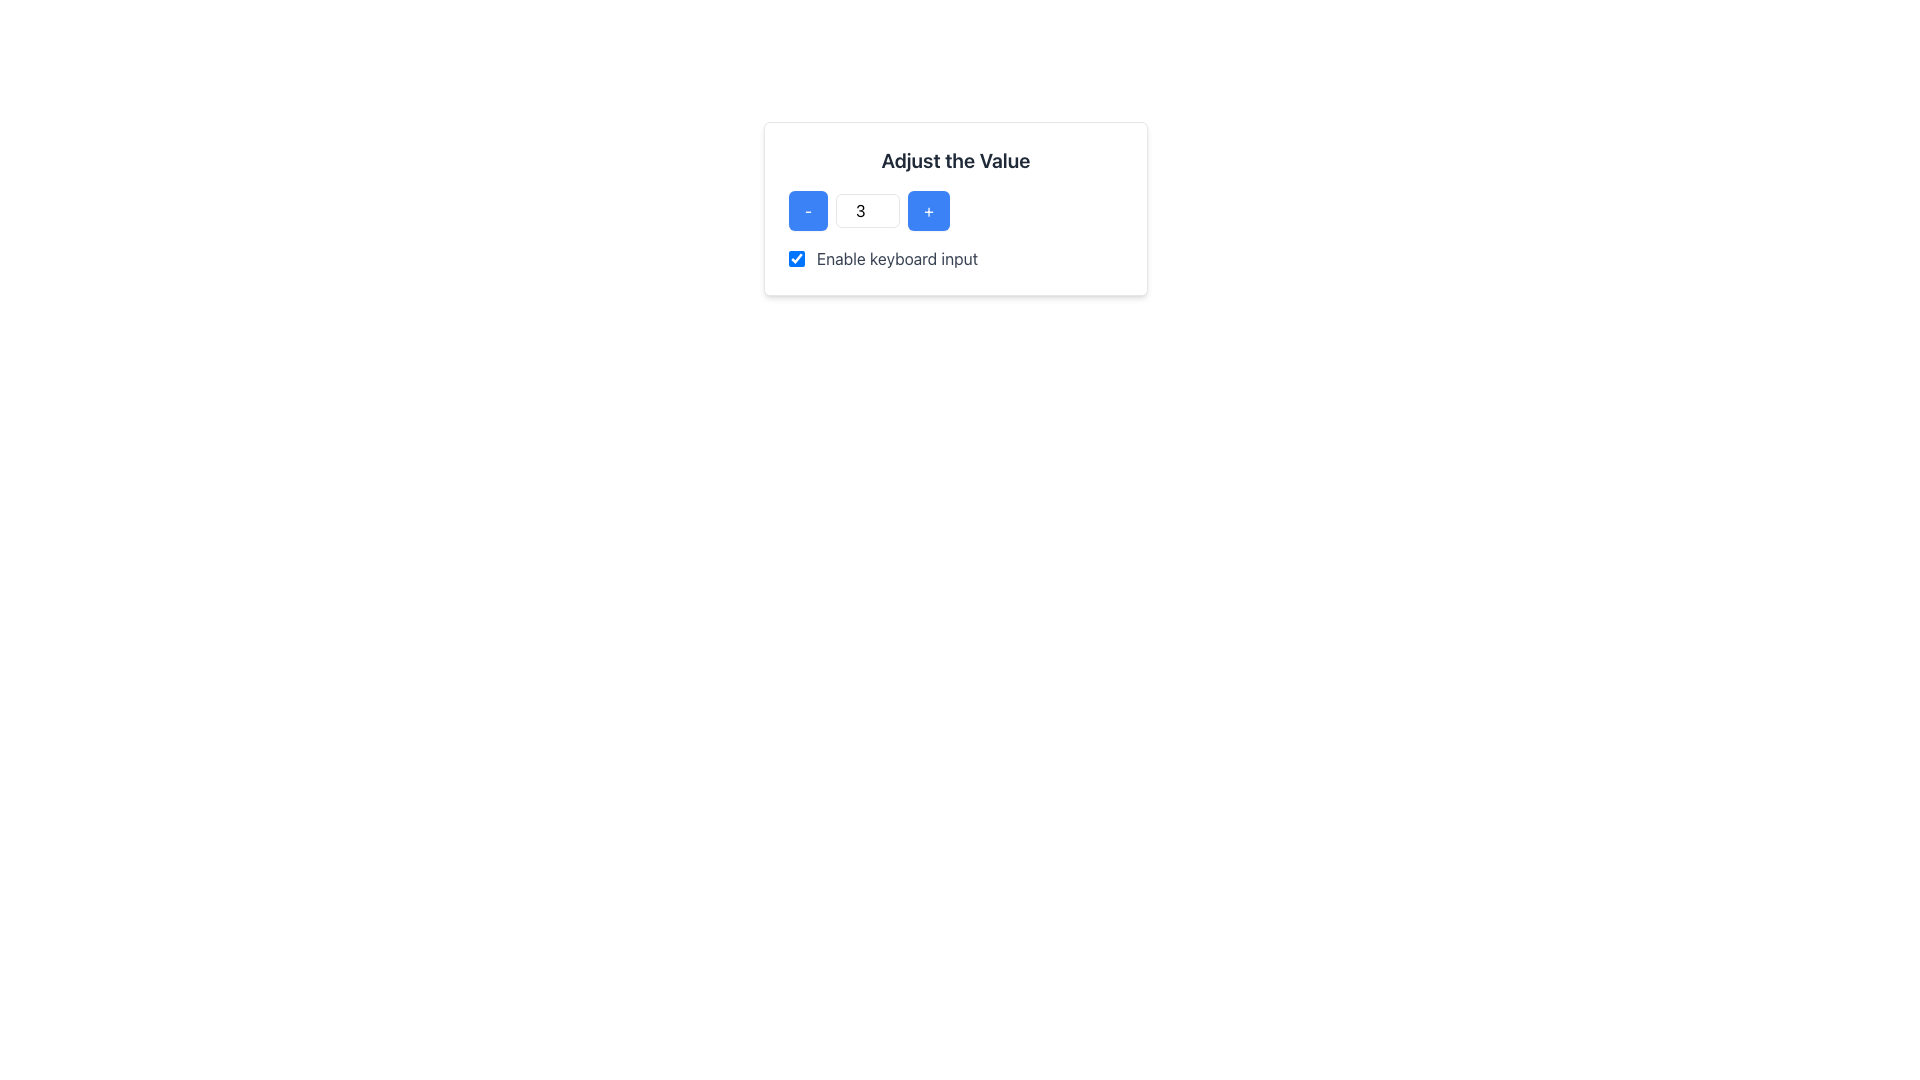 Image resolution: width=1920 pixels, height=1080 pixels. What do you see at coordinates (868, 211) in the screenshot?
I see `the numeric input field` at bounding box center [868, 211].